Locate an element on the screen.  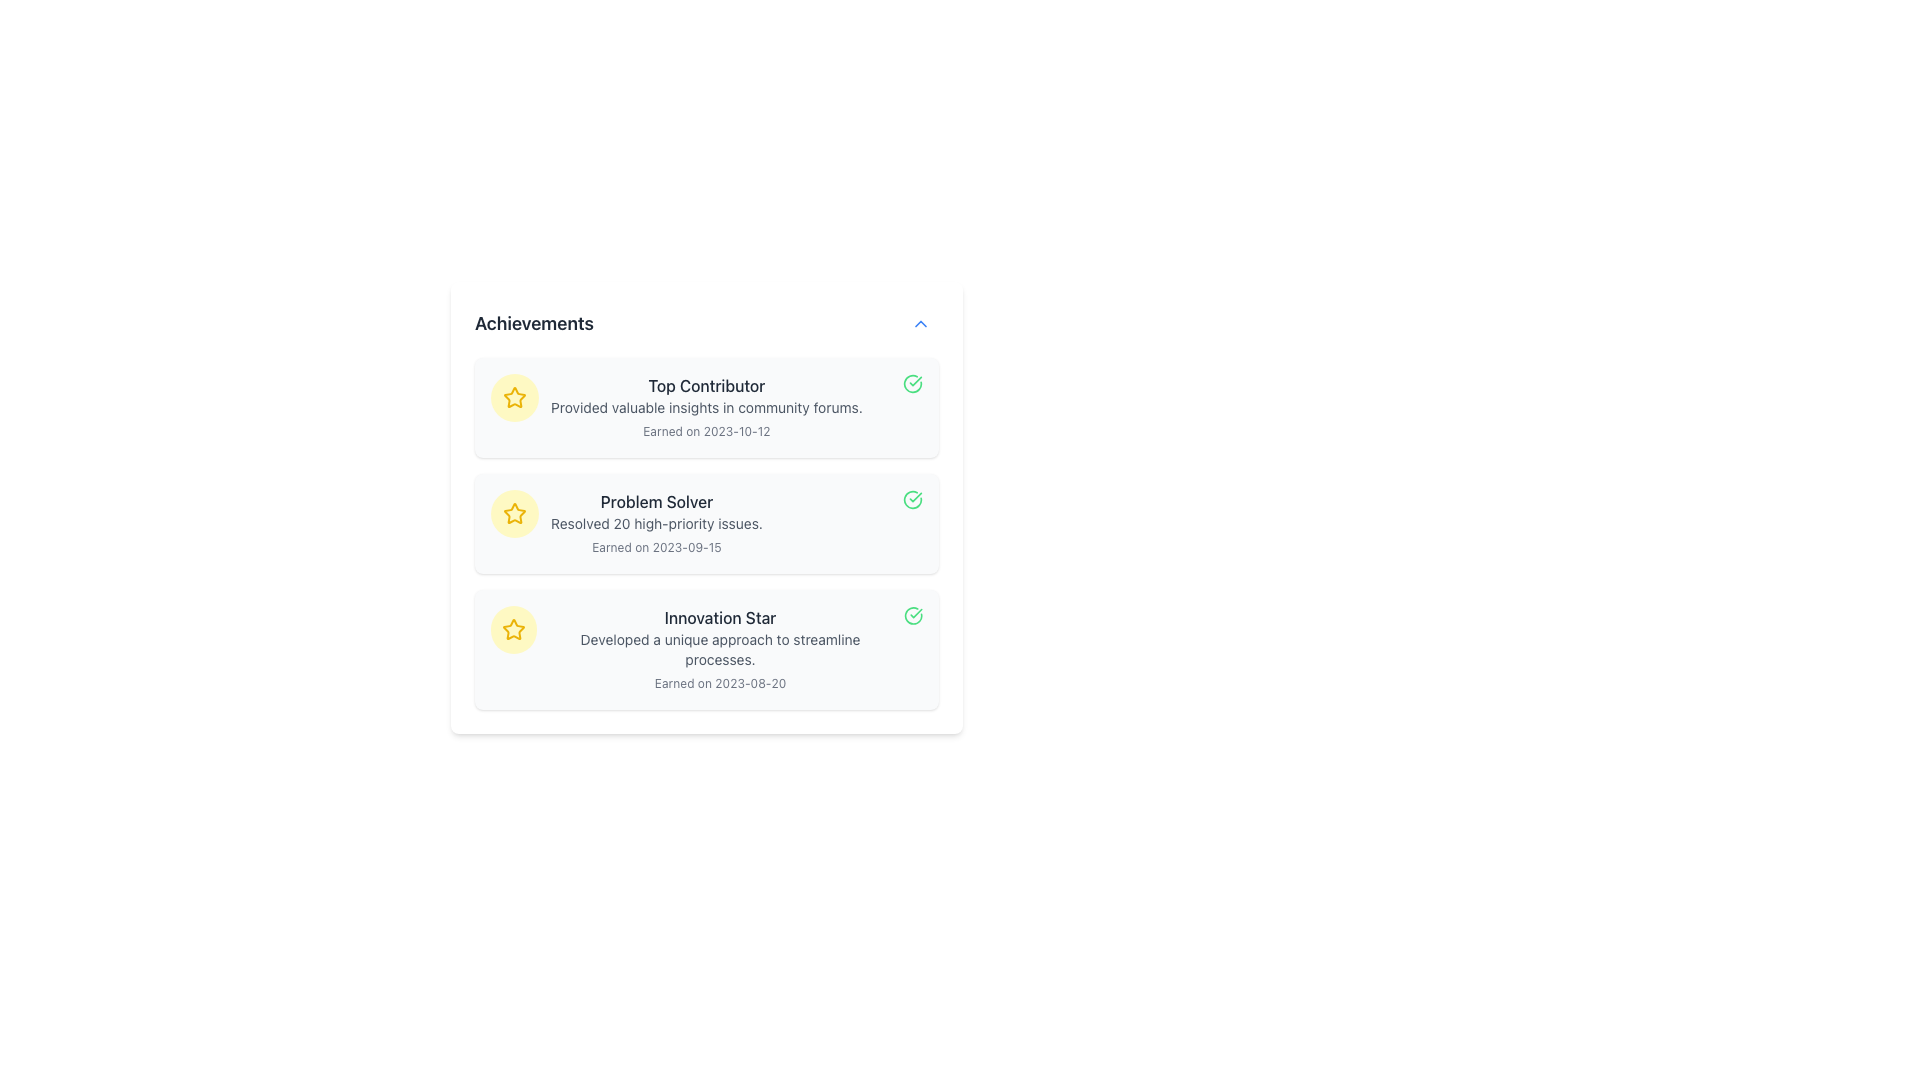
the first informational card that details a user's achievement, which is positioned below a yellow circular icon with a star, in a vertical list of similar components is located at coordinates (706, 407).